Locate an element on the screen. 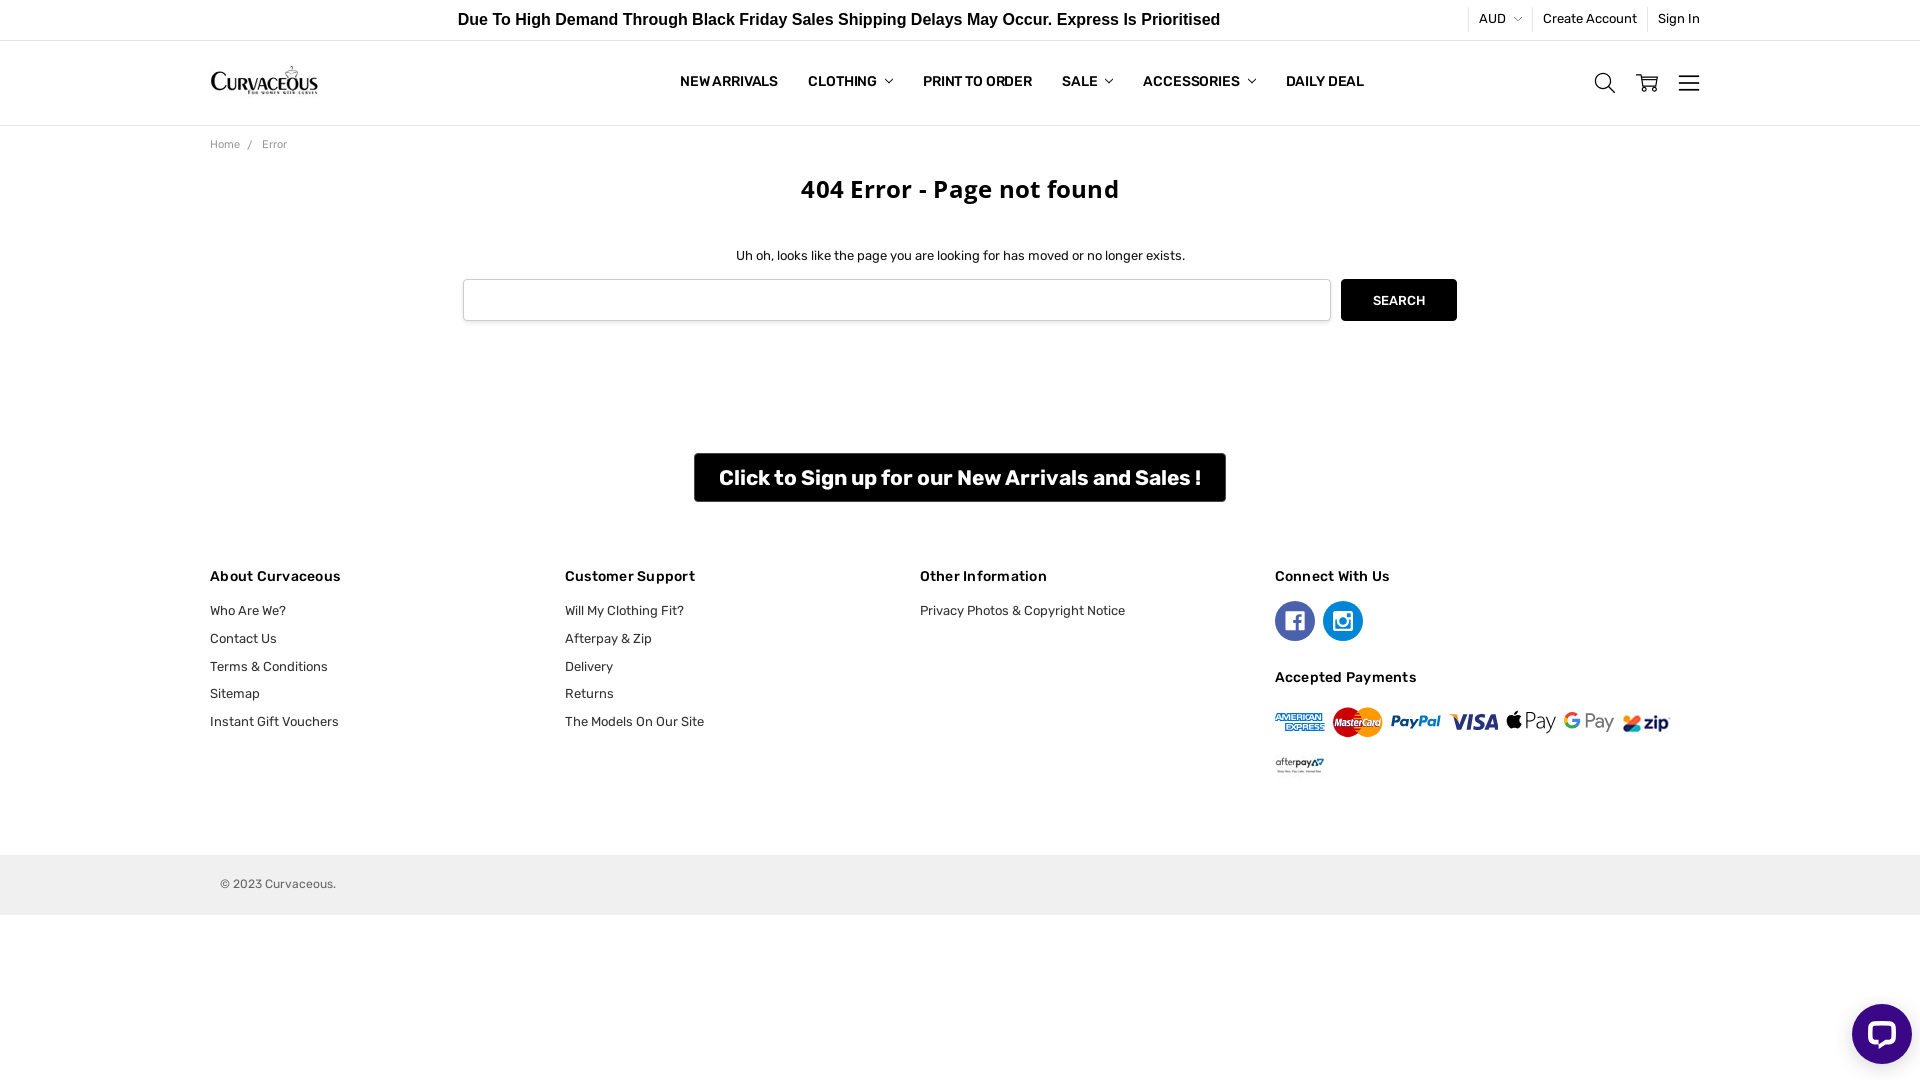  'Curvaceous' is located at coordinates (263, 82).